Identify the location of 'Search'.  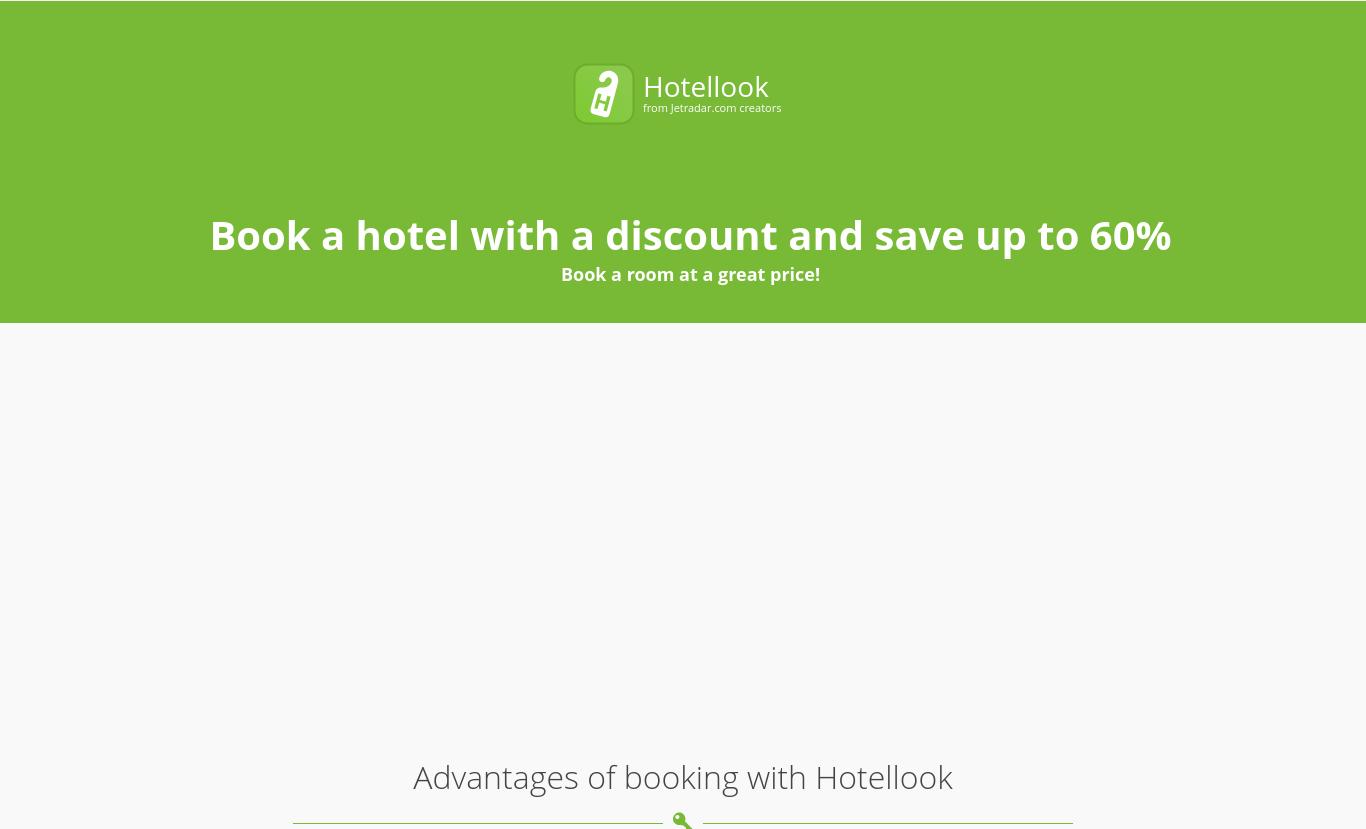
(1076, 73).